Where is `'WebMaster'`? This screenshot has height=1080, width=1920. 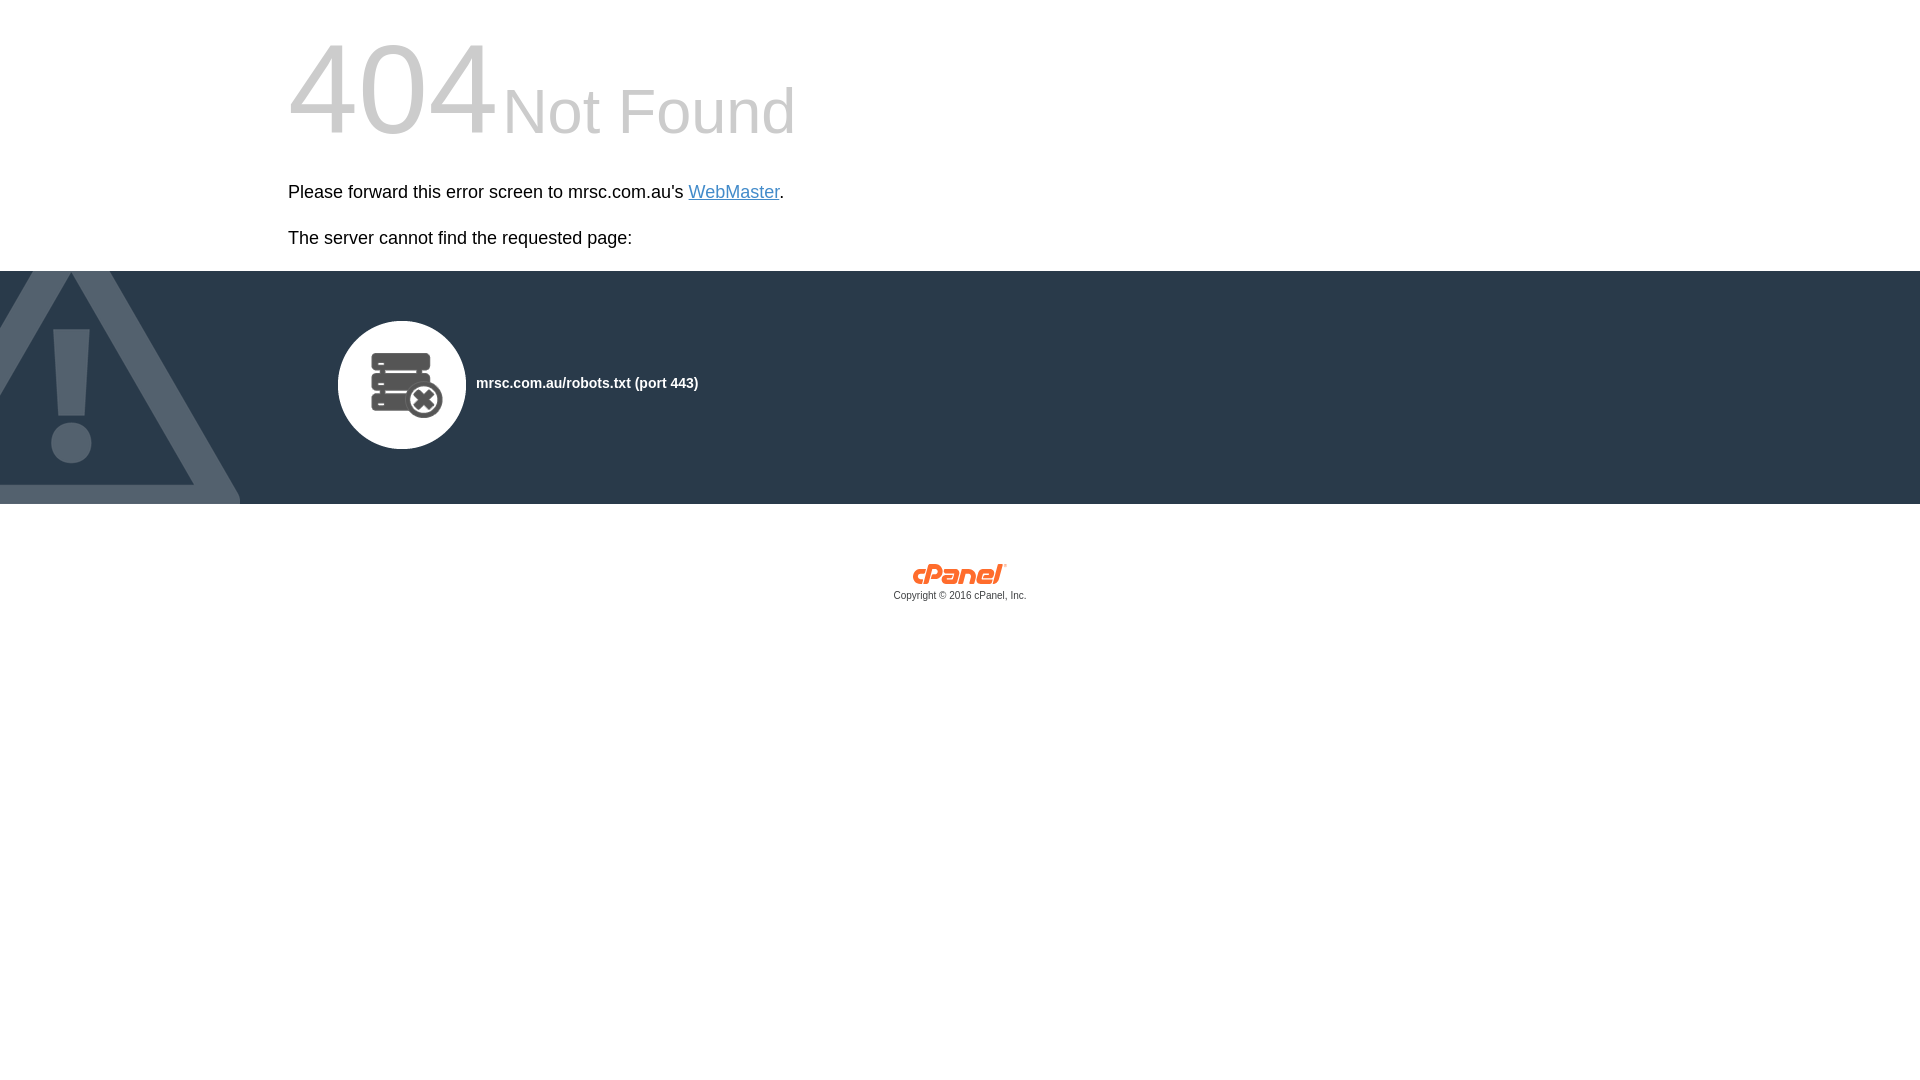 'WebMaster' is located at coordinates (689, 192).